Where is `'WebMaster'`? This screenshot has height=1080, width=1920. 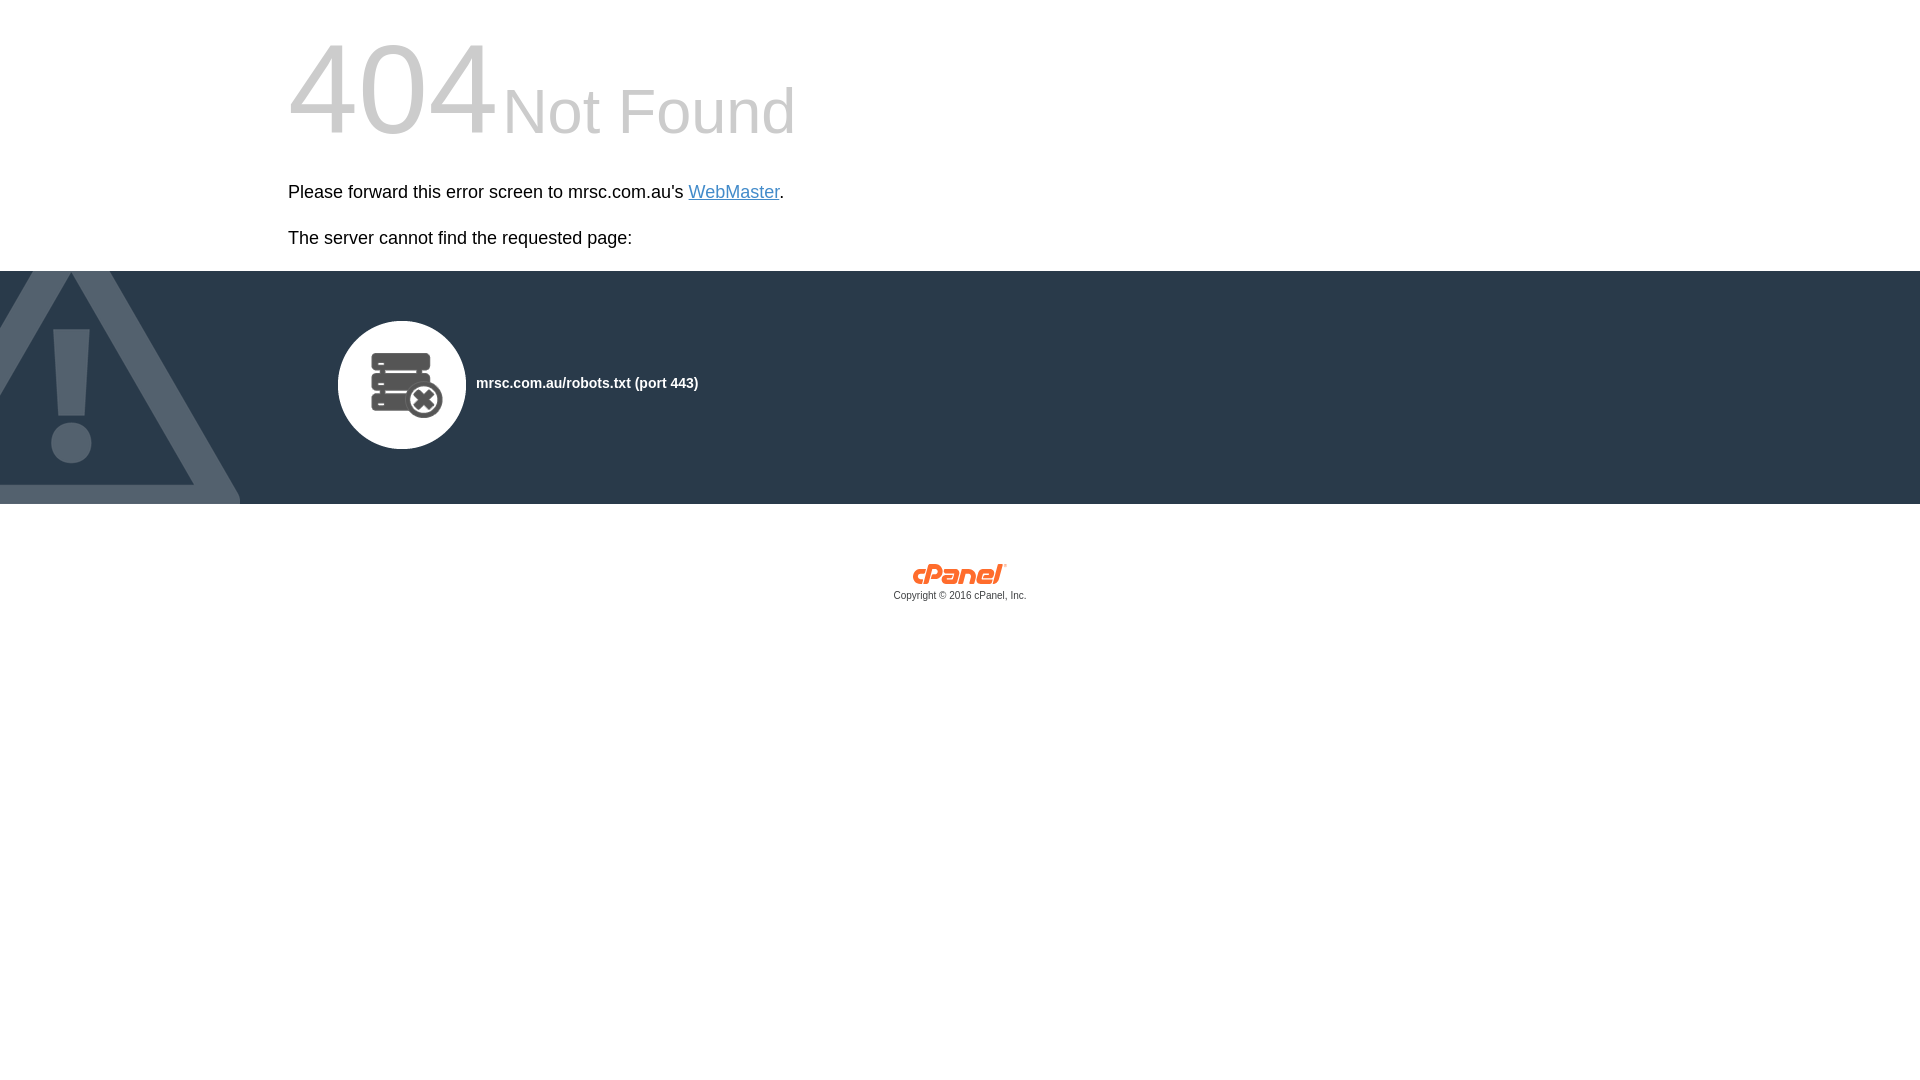 'WebMaster' is located at coordinates (689, 192).